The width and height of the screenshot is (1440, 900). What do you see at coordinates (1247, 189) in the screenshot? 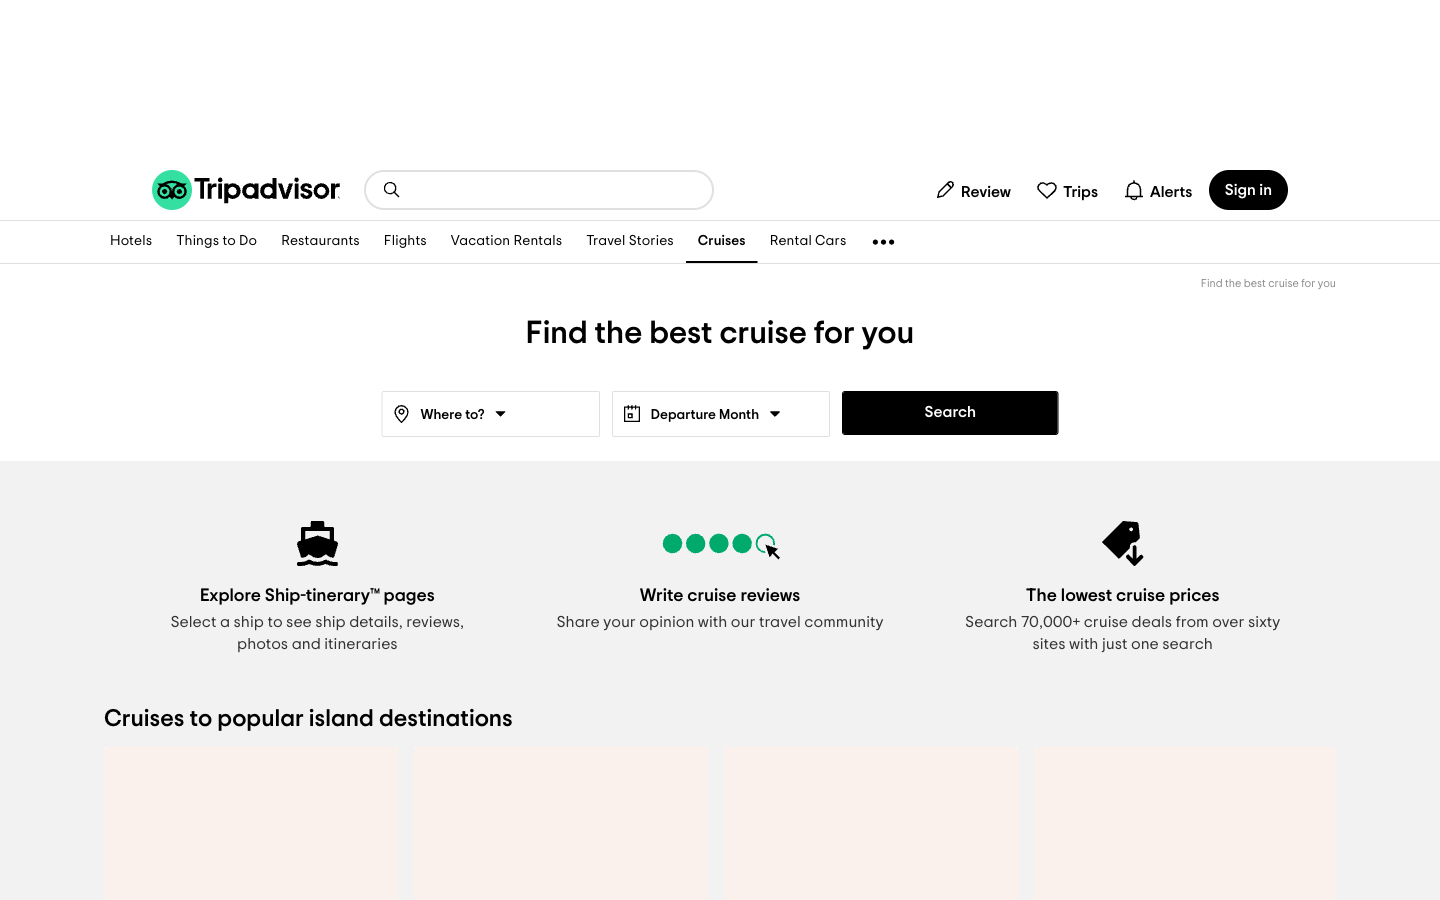
I see `sign in page` at bounding box center [1247, 189].